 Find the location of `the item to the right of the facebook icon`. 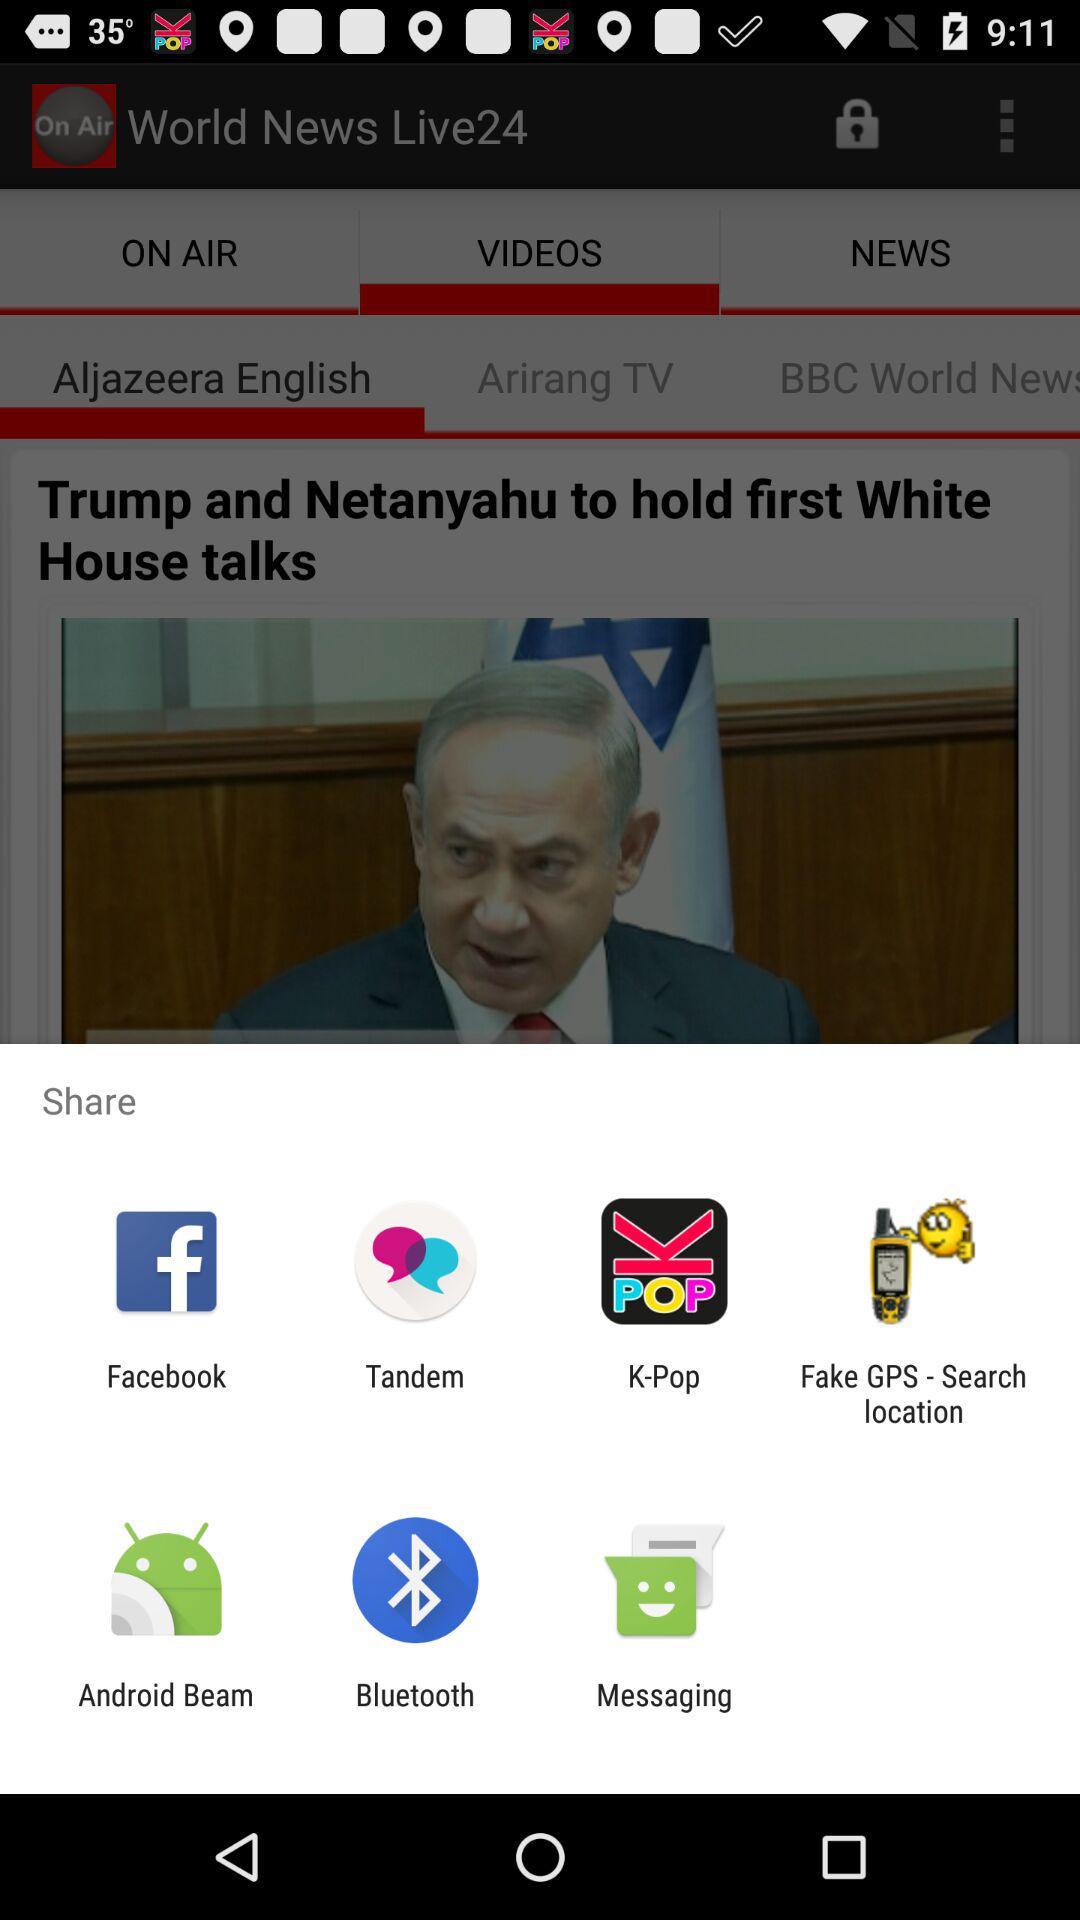

the item to the right of the facebook icon is located at coordinates (414, 1392).